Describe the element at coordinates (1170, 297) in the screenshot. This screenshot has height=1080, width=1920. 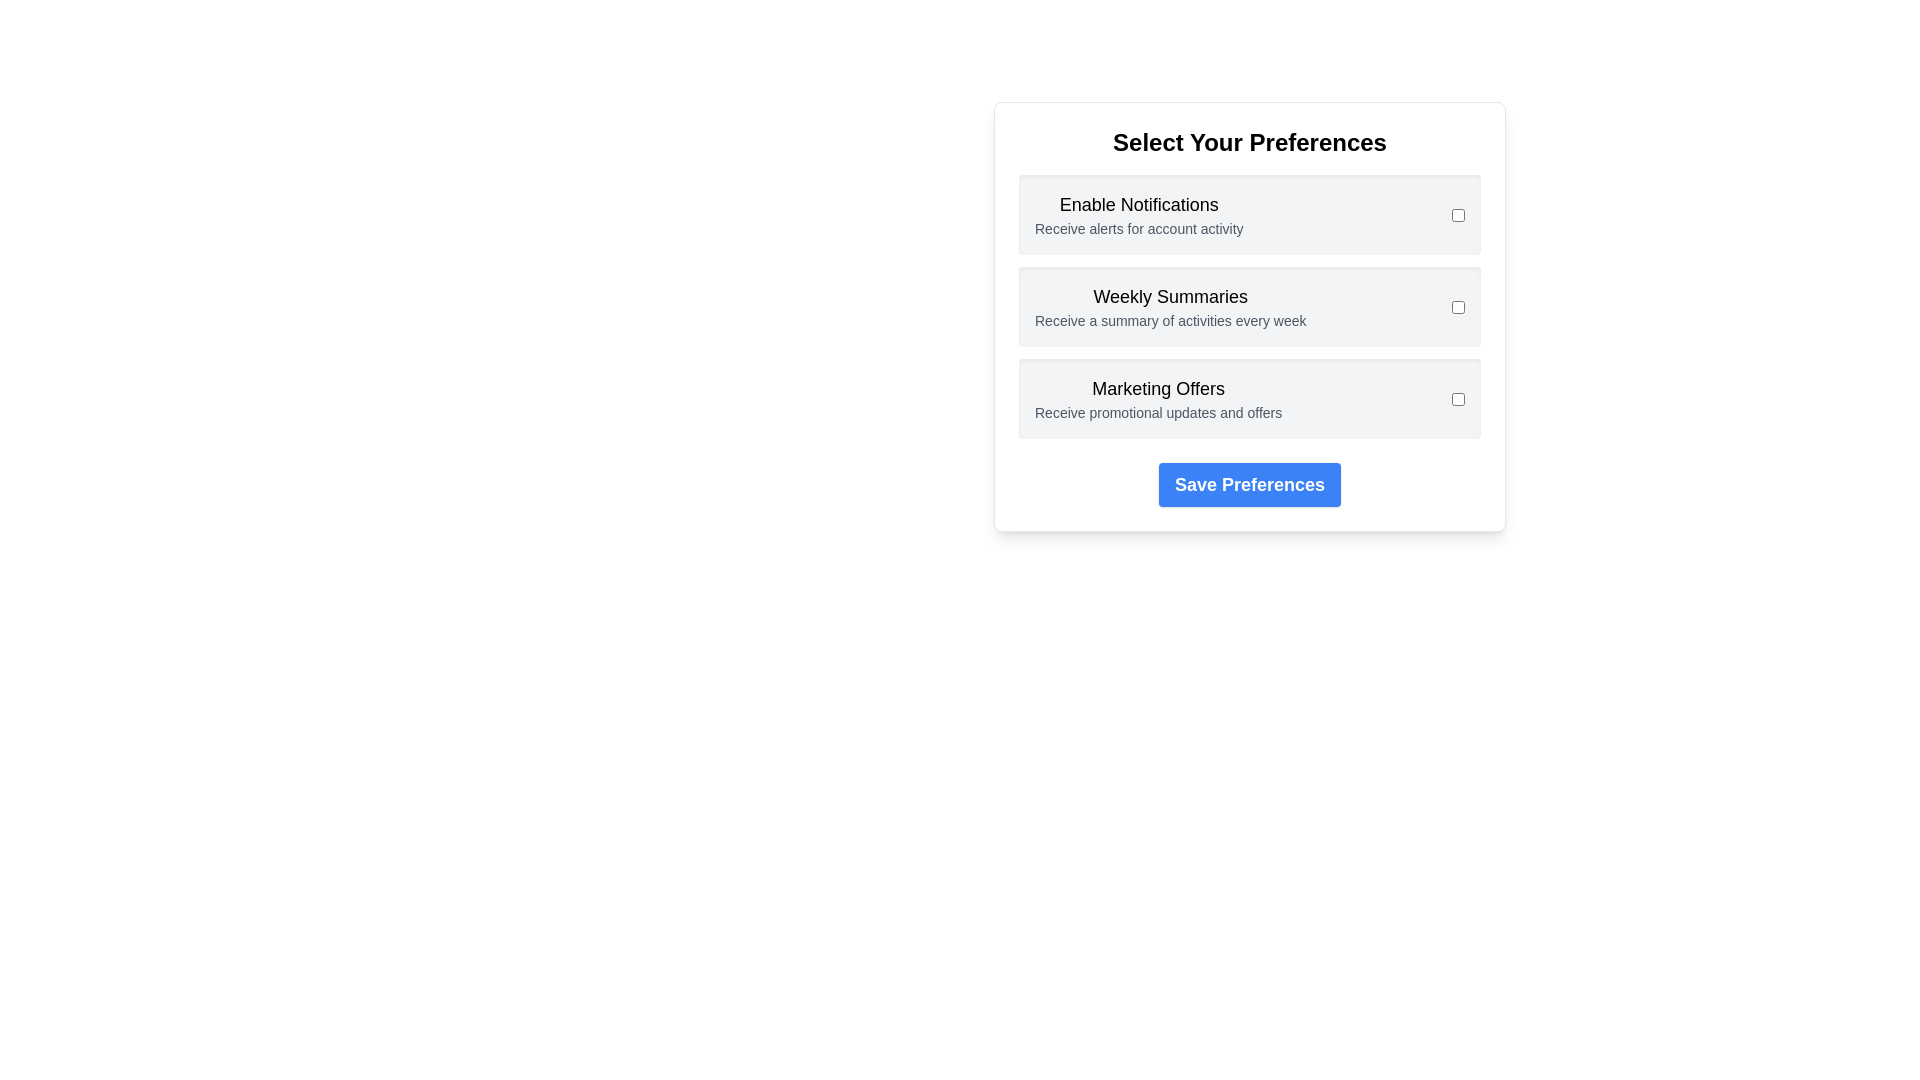
I see `the text Weekly Summaries for interaction` at that location.